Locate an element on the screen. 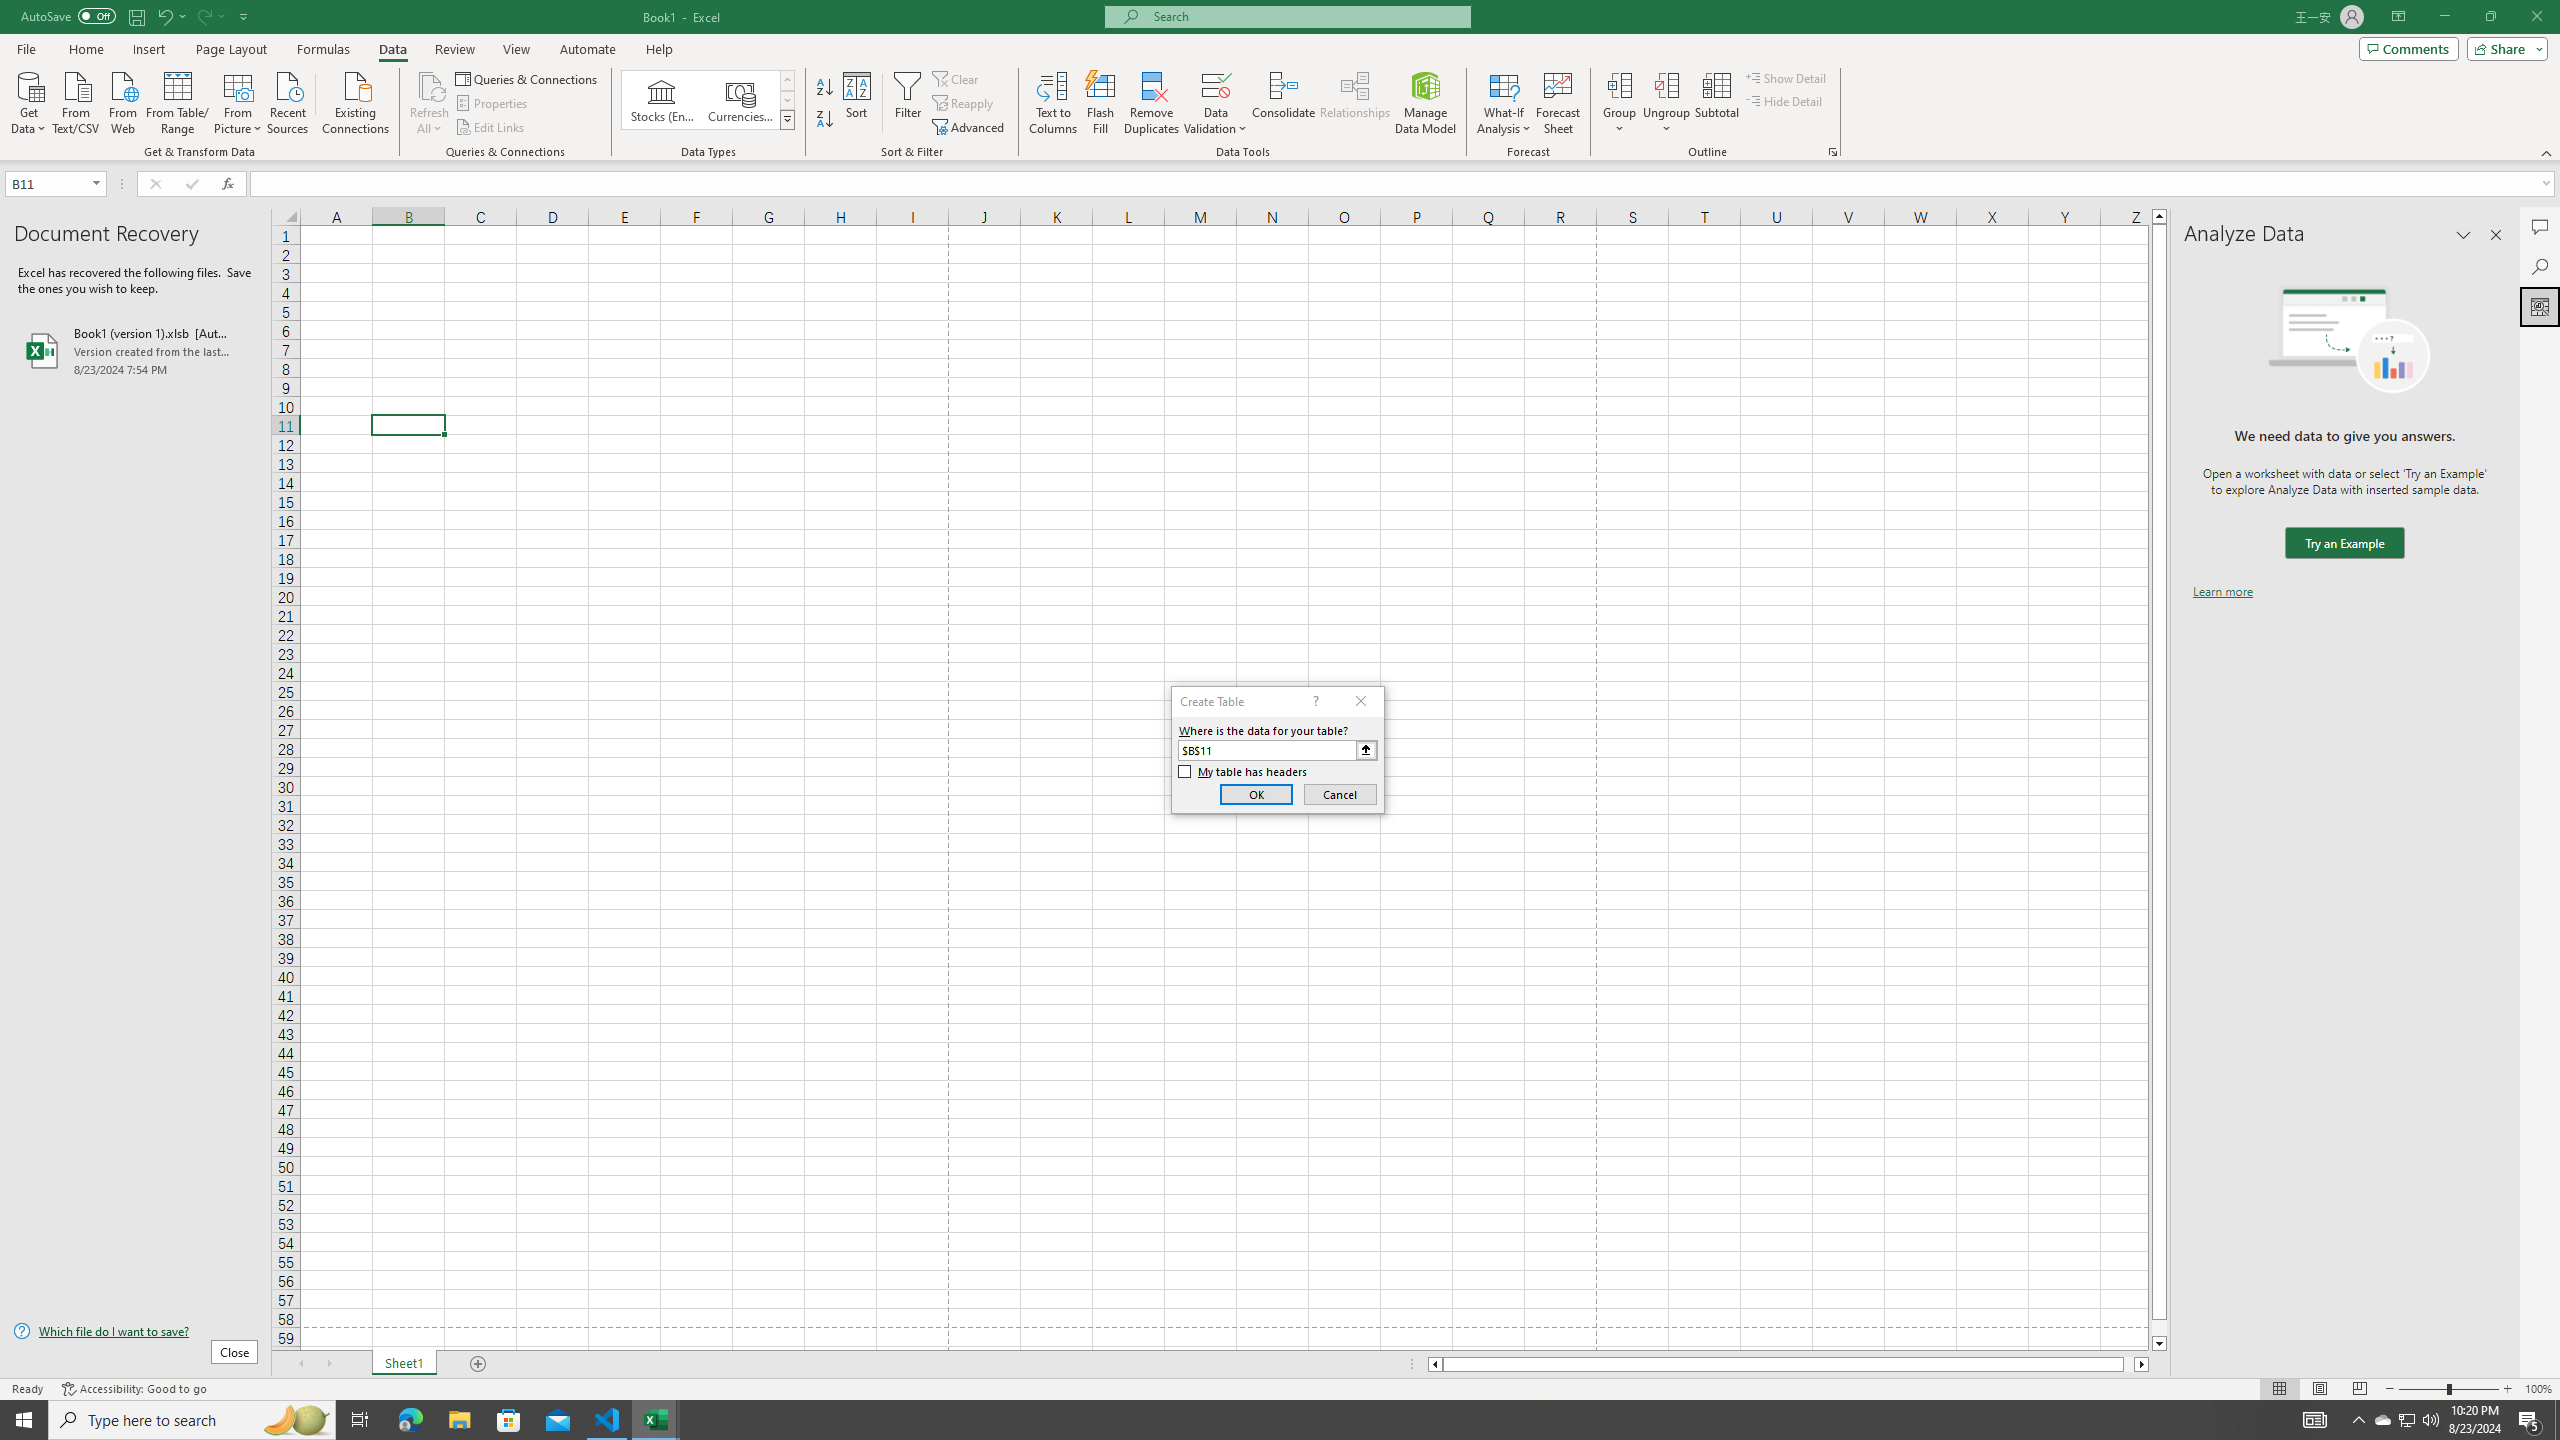 The width and height of the screenshot is (2560, 1440). 'Sheet1' is located at coordinates (403, 1363).